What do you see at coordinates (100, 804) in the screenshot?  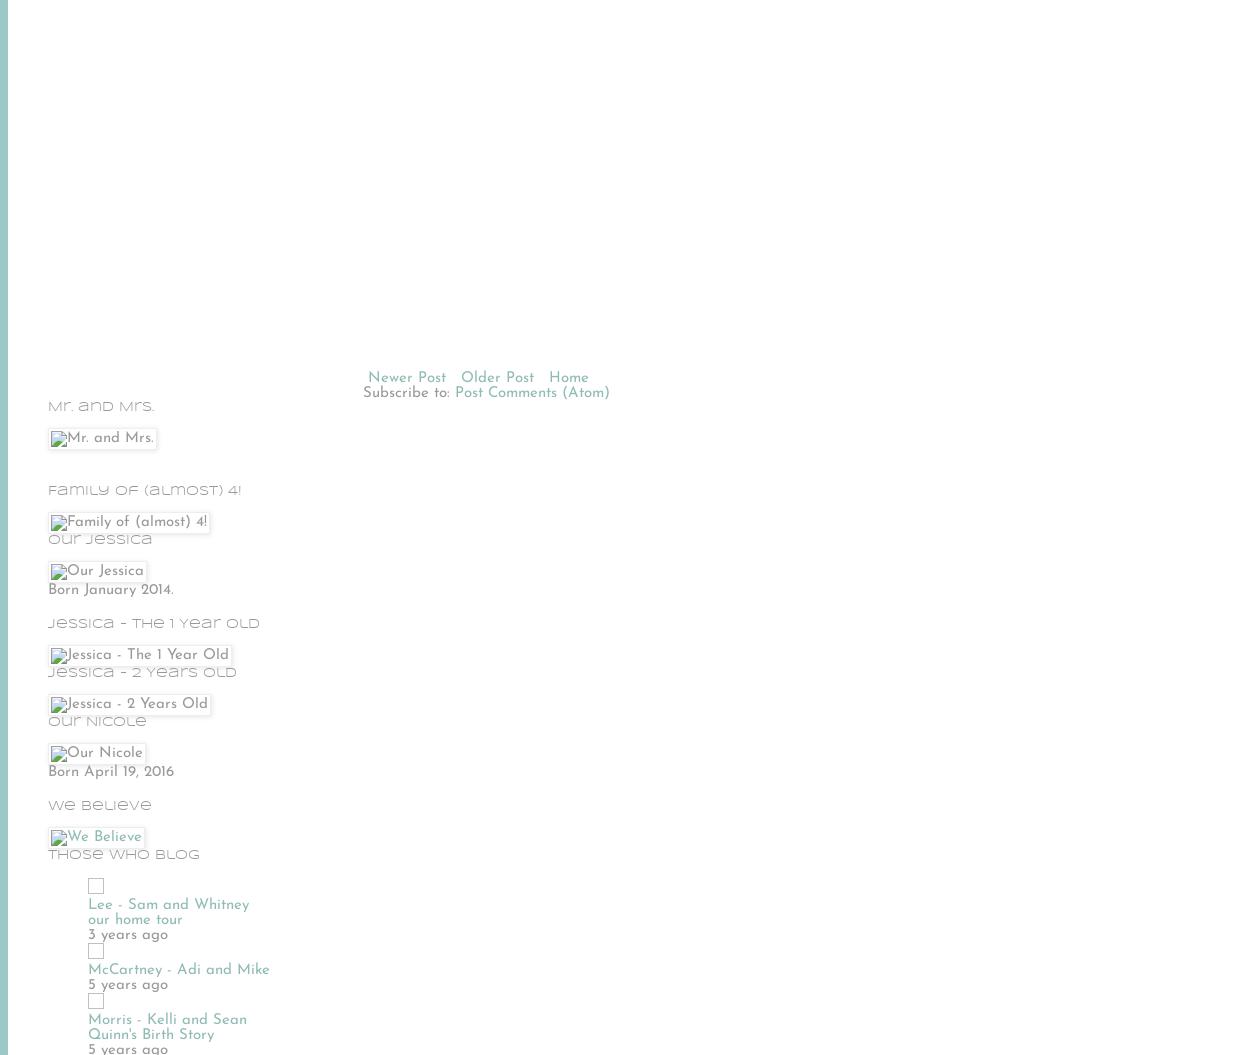 I see `'We Believe'` at bounding box center [100, 804].